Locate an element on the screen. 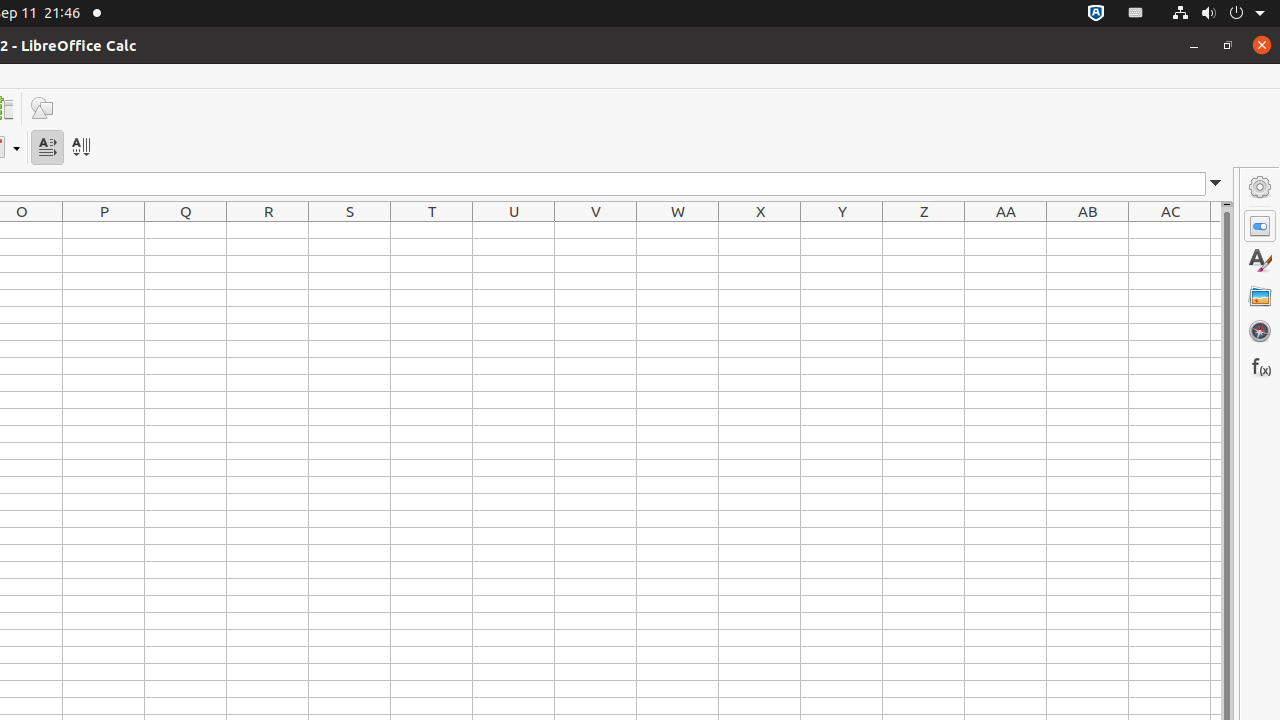  'Text direction from left to right' is located at coordinates (47, 146).